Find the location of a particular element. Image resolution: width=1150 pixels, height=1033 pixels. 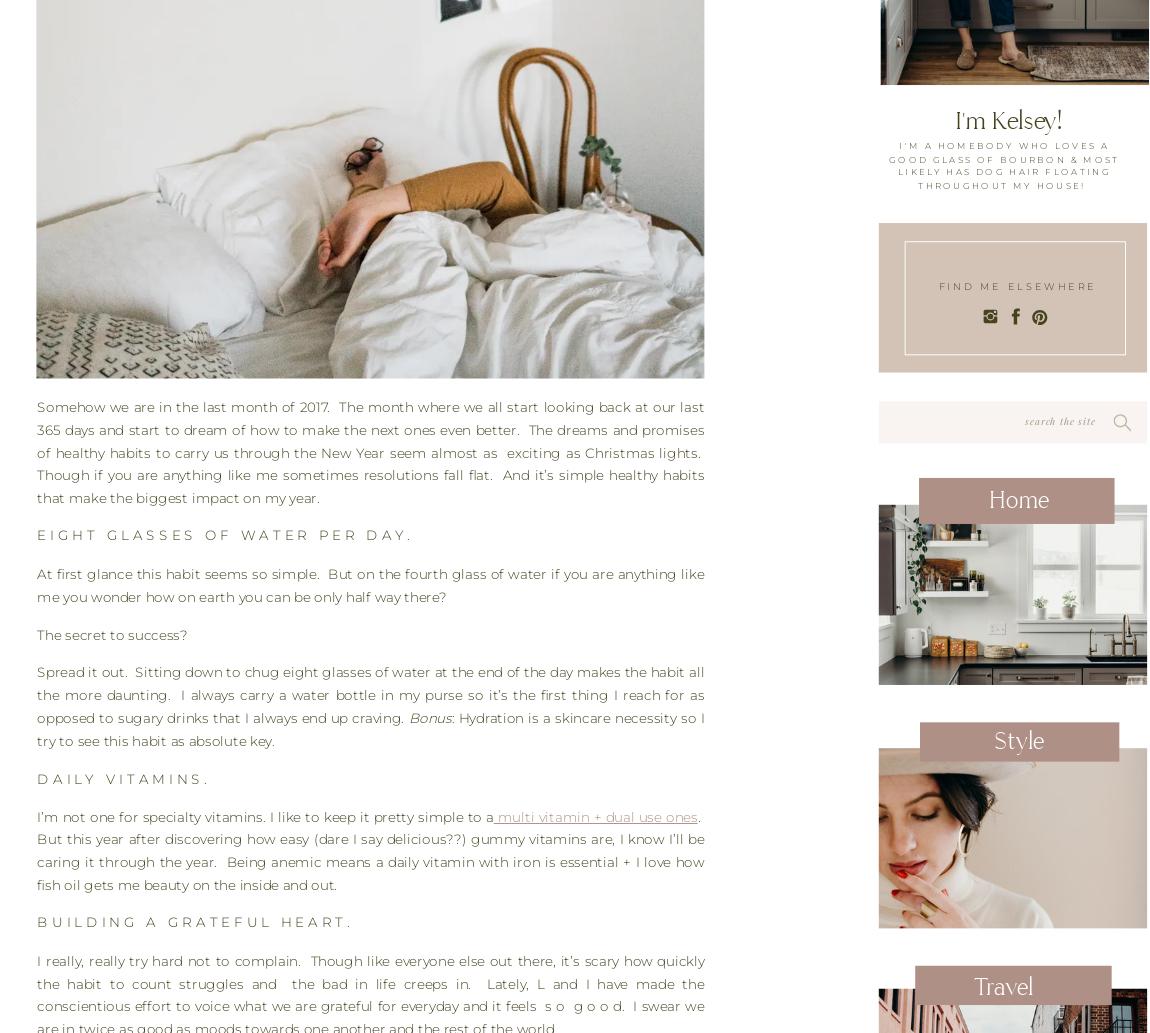

'At first glance this habit seems so simple.  But on the fourth glass of water if you are anything like me you wonder how on earth you can be only half way there?' is located at coordinates (370, 583).